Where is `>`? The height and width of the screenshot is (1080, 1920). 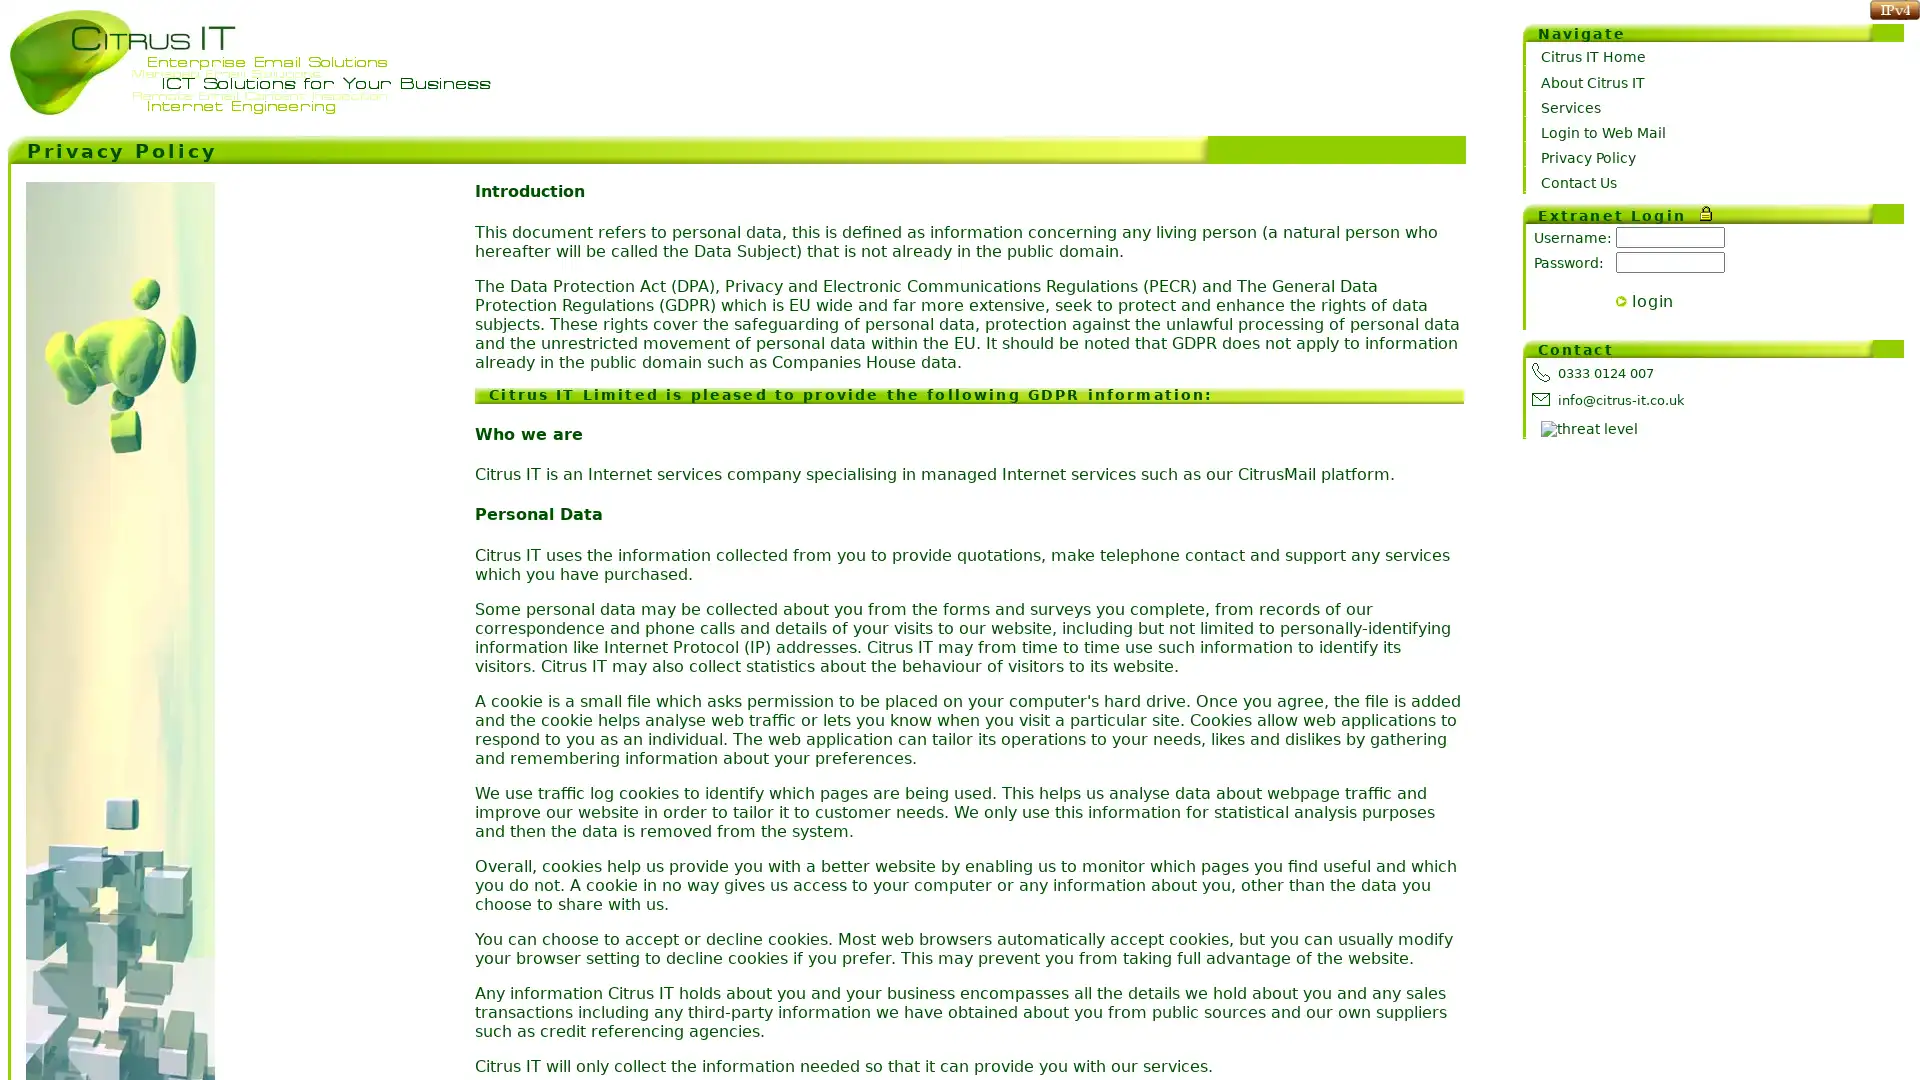
> is located at coordinates (1621, 301).